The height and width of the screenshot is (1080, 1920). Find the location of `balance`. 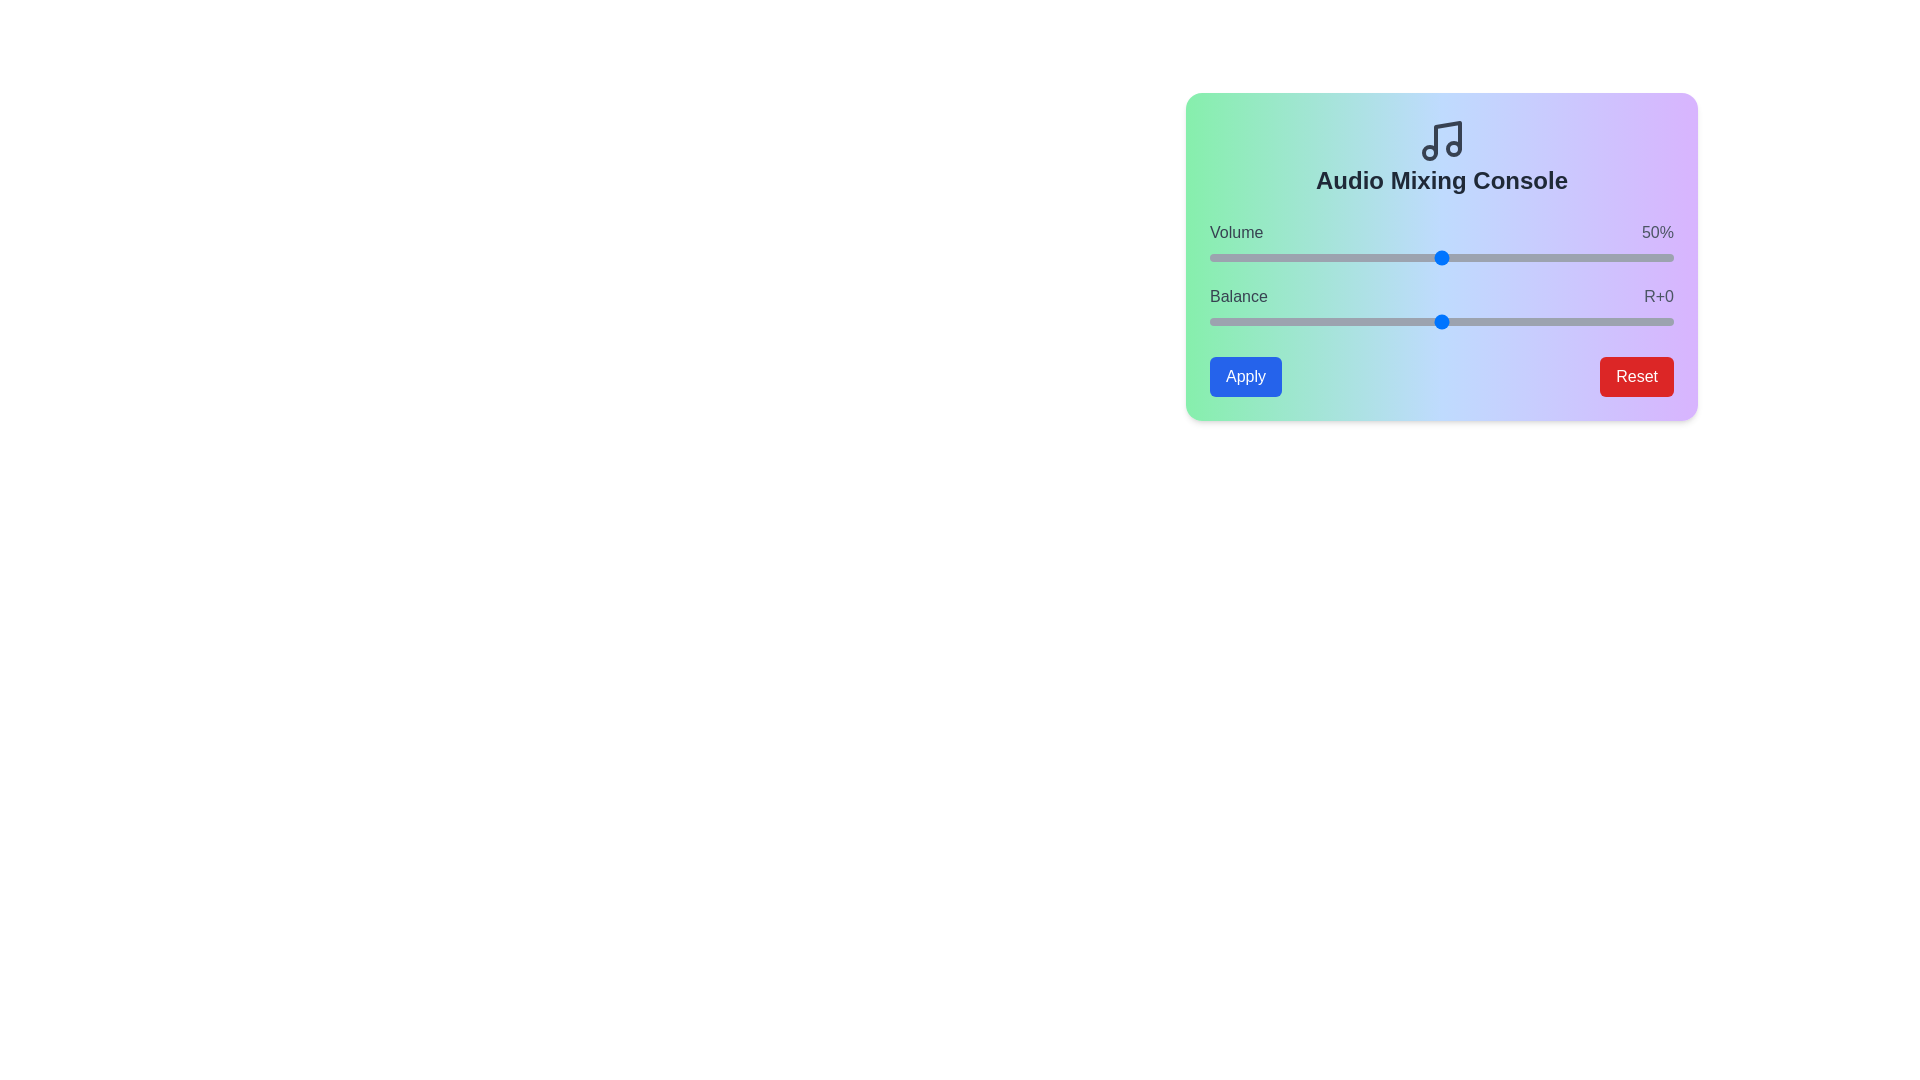

balance is located at coordinates (1269, 320).